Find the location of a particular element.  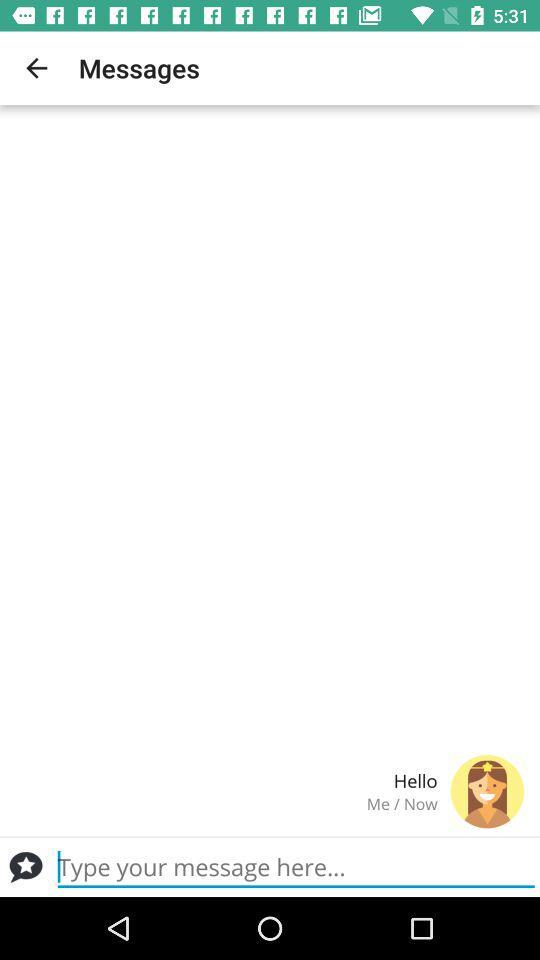

the icon at the bottom left corner is located at coordinates (25, 866).